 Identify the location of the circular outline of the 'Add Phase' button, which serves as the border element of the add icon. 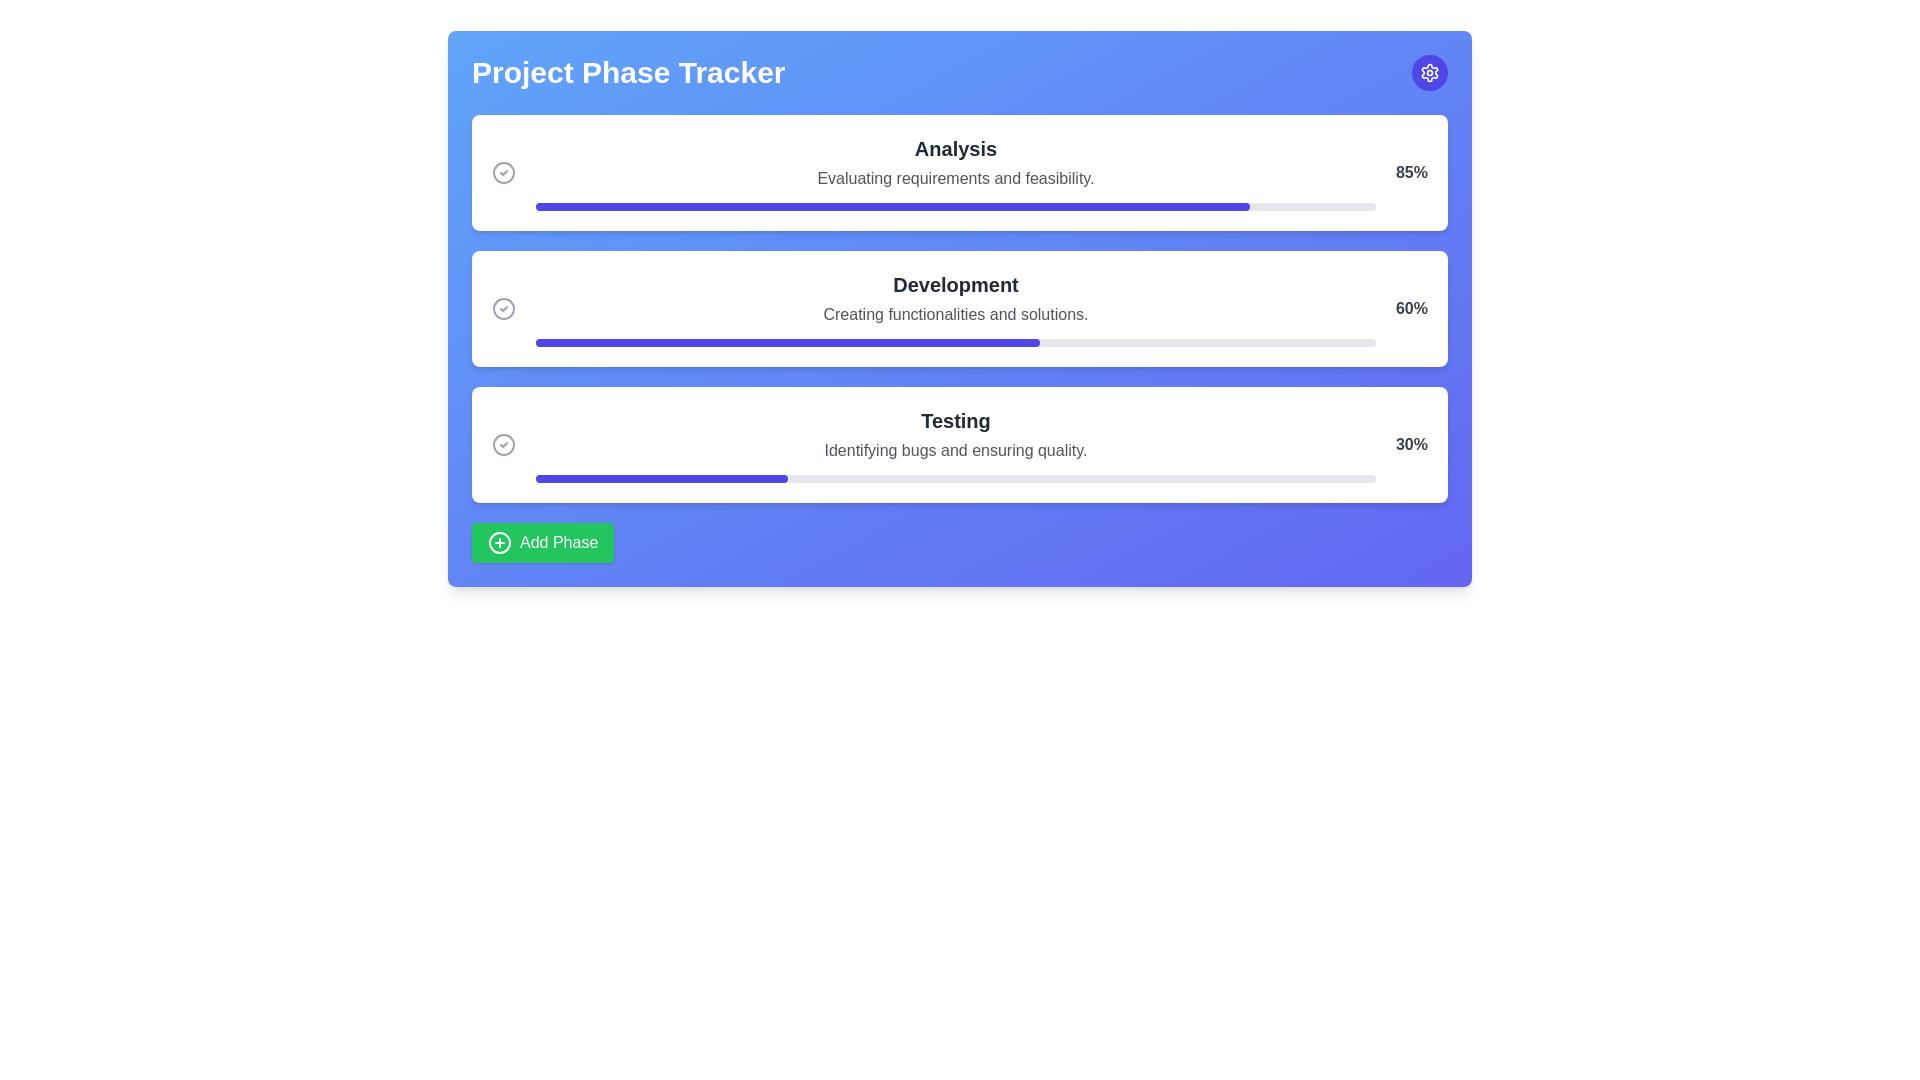
(499, 543).